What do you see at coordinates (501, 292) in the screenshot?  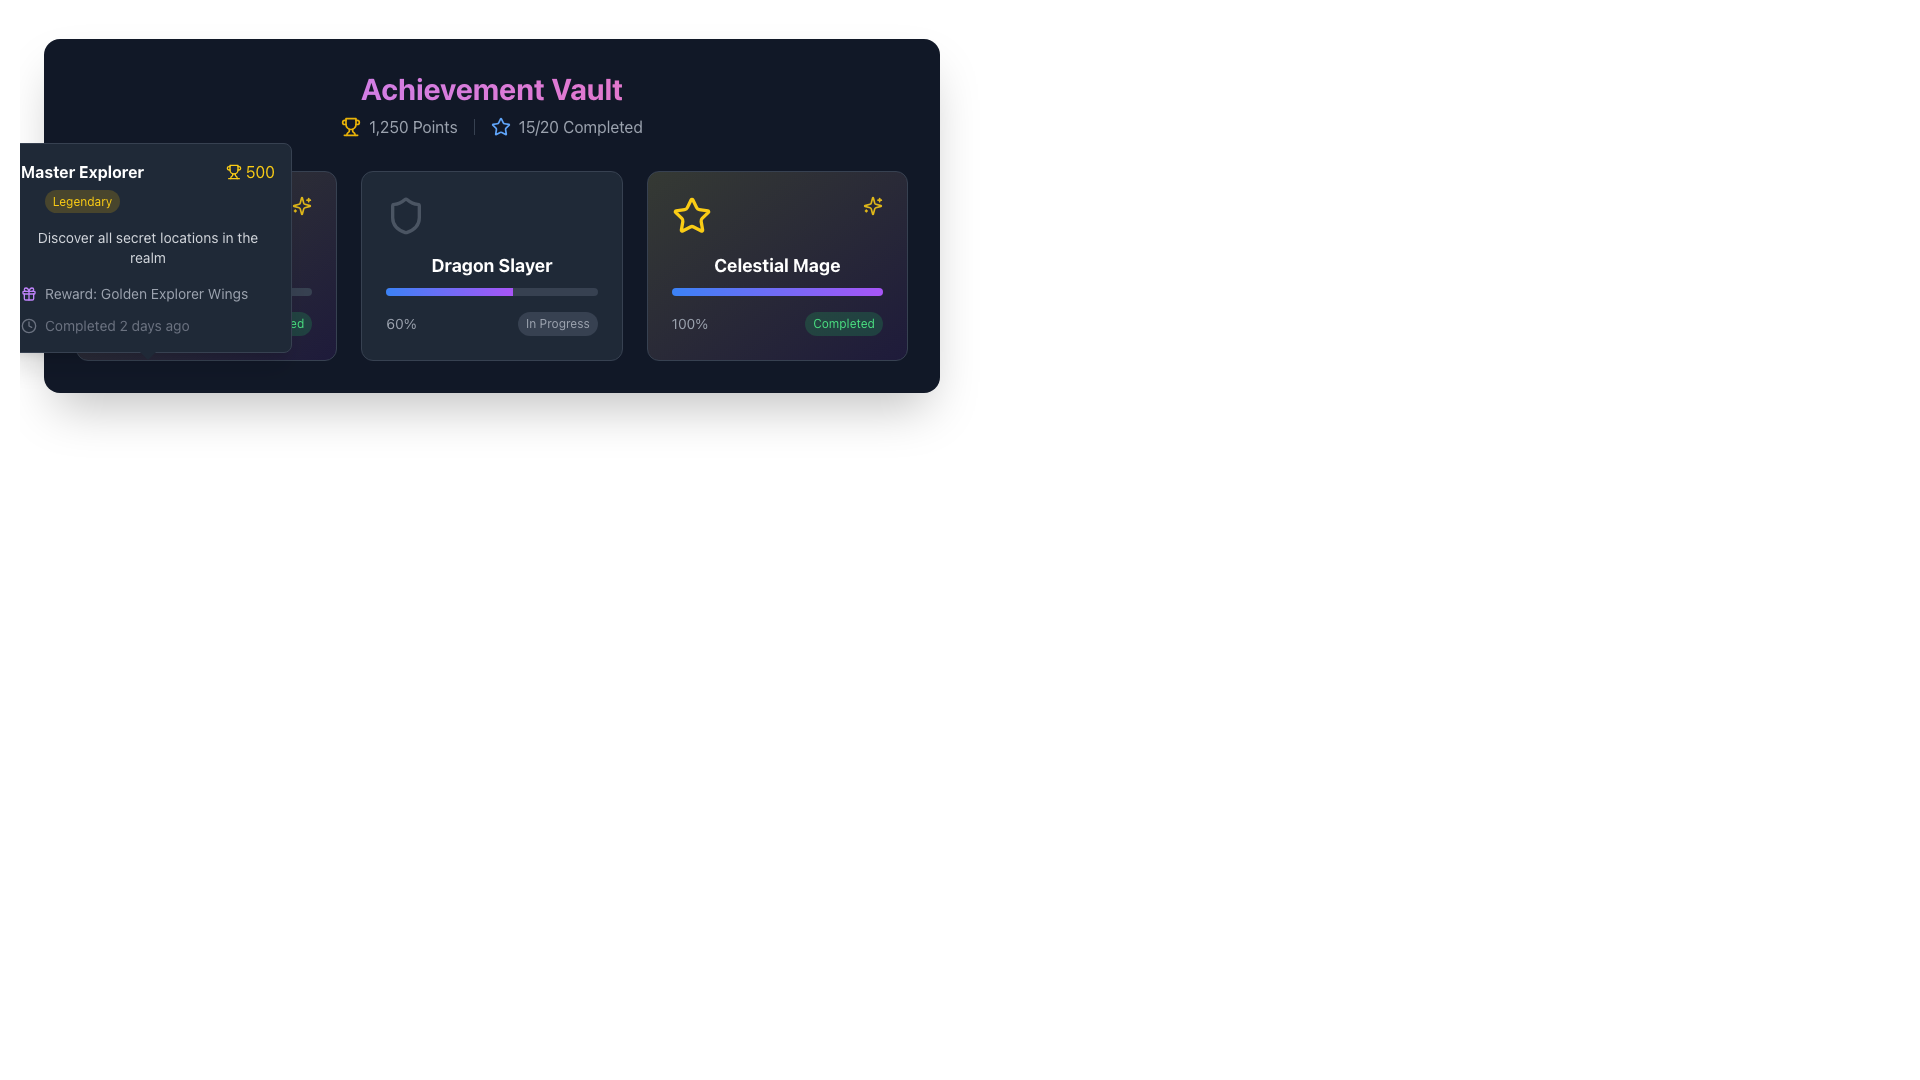 I see `progress bar` at bounding box center [501, 292].